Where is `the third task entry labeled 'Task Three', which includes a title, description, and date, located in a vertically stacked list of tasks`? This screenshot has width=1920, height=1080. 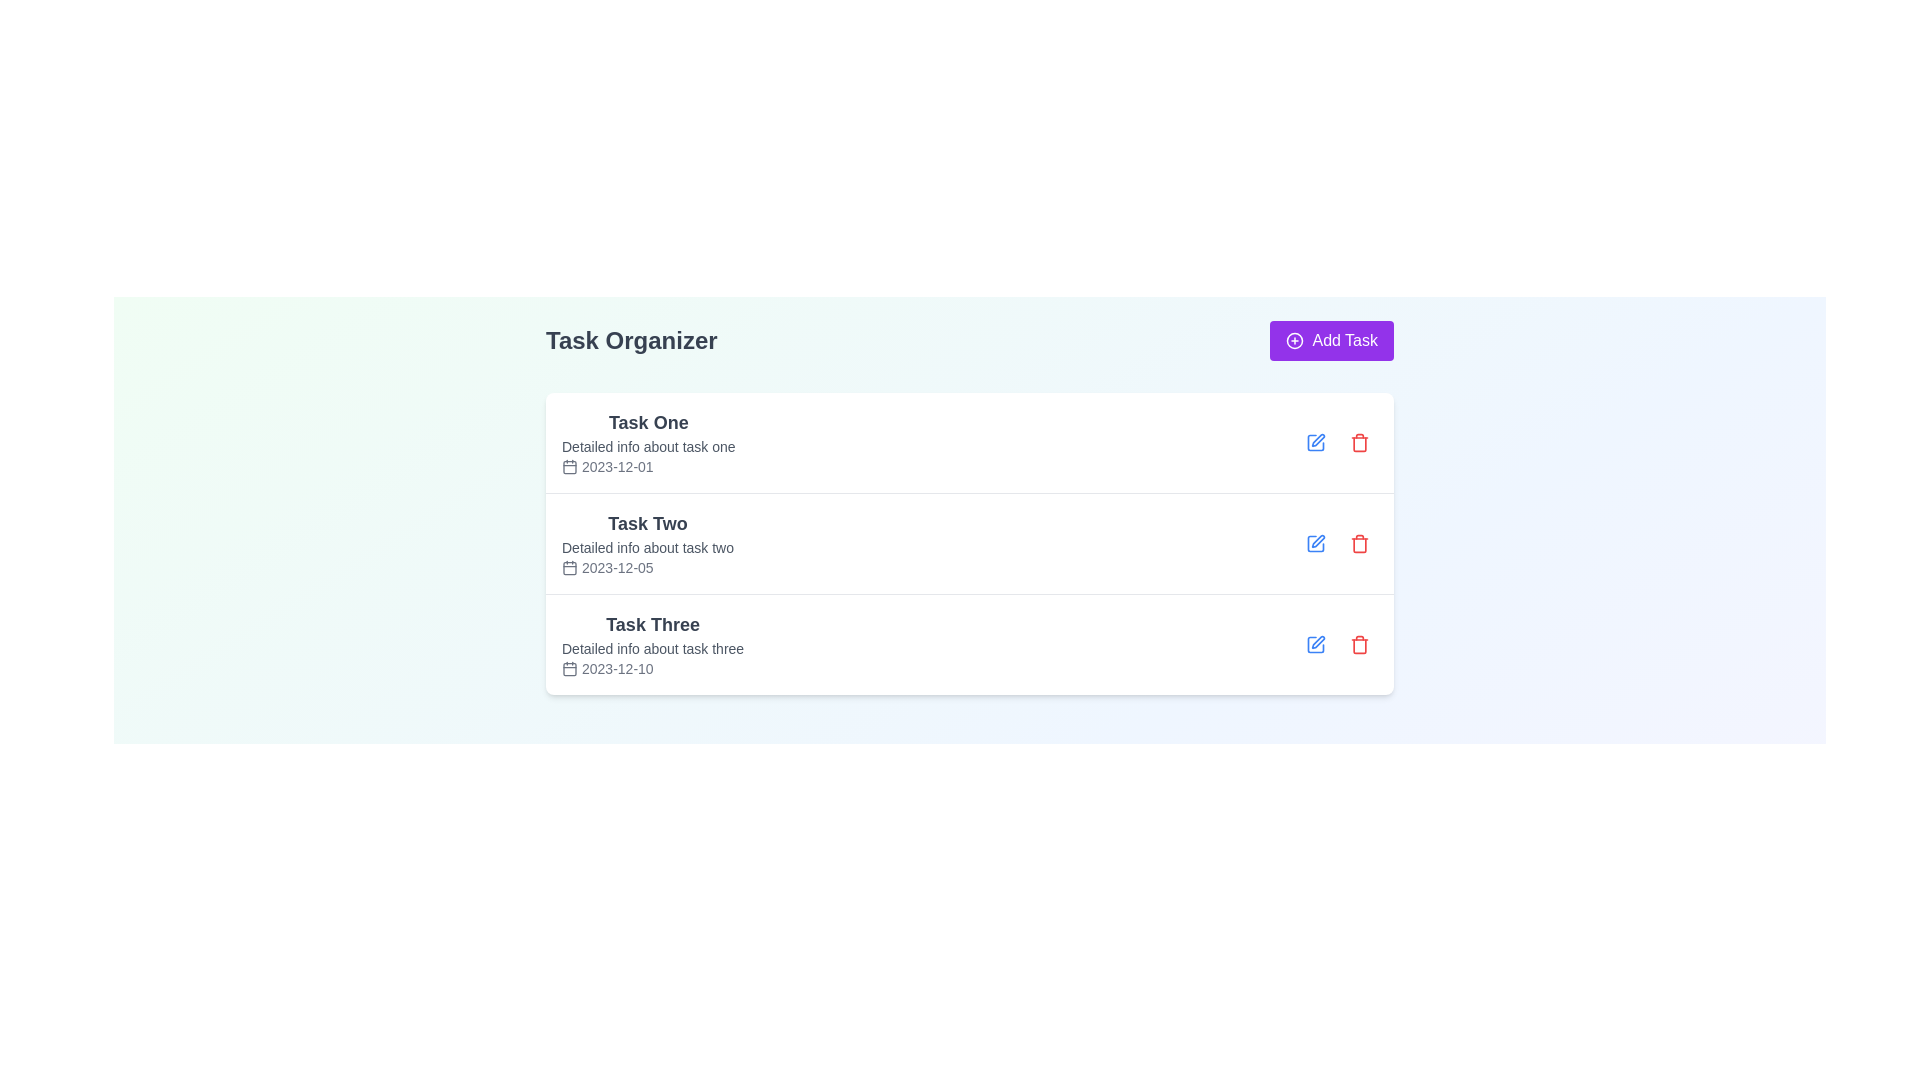 the third task entry labeled 'Task Three', which includes a title, description, and date, located in a vertically stacked list of tasks is located at coordinates (969, 644).